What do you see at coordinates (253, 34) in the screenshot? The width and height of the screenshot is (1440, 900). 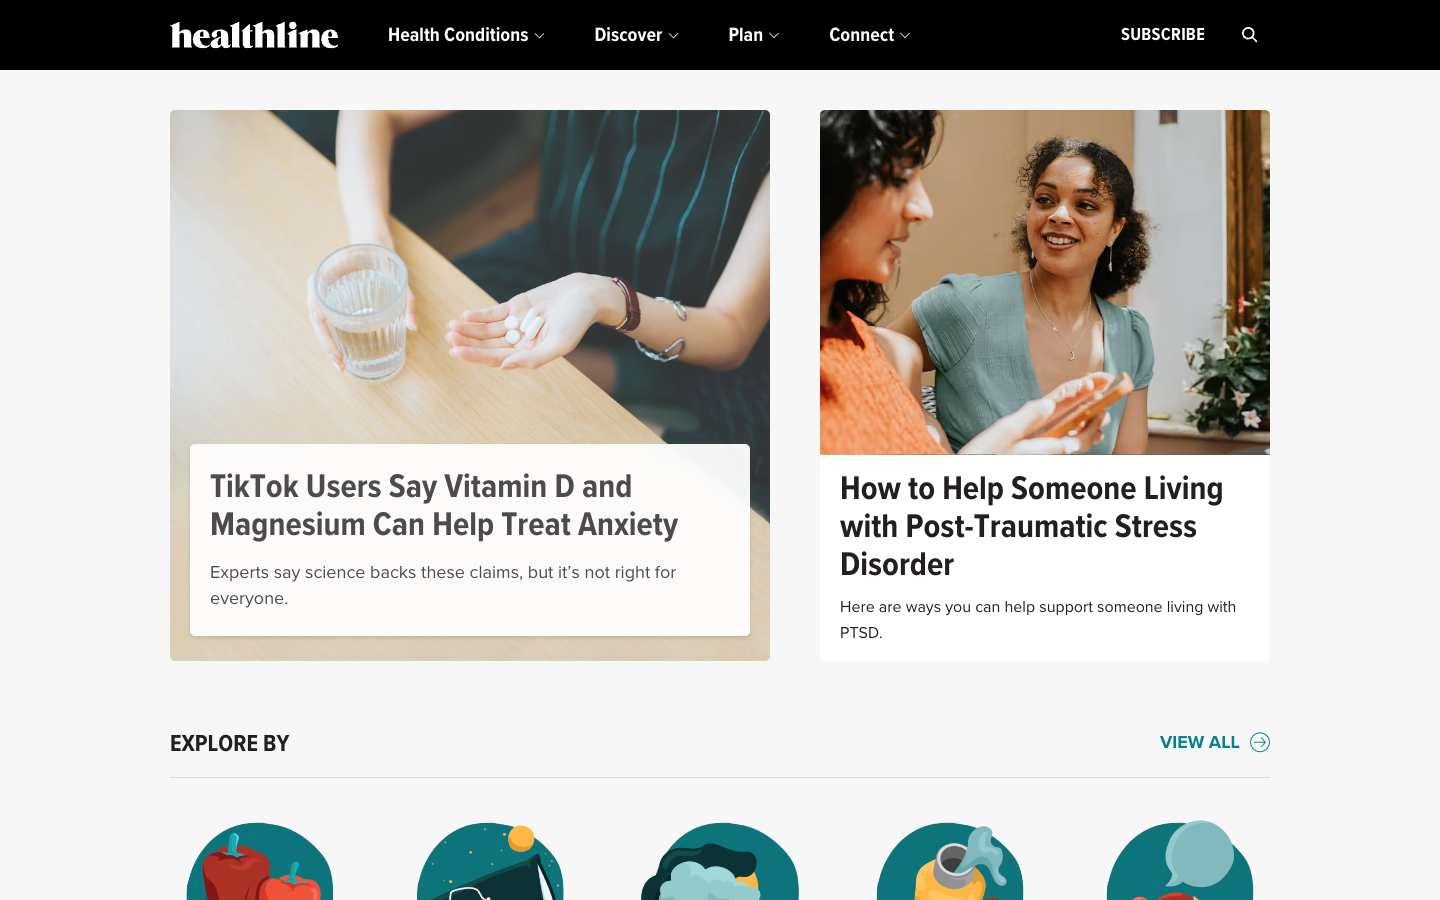 I see `Use the top left company logo to return to the main page` at bounding box center [253, 34].